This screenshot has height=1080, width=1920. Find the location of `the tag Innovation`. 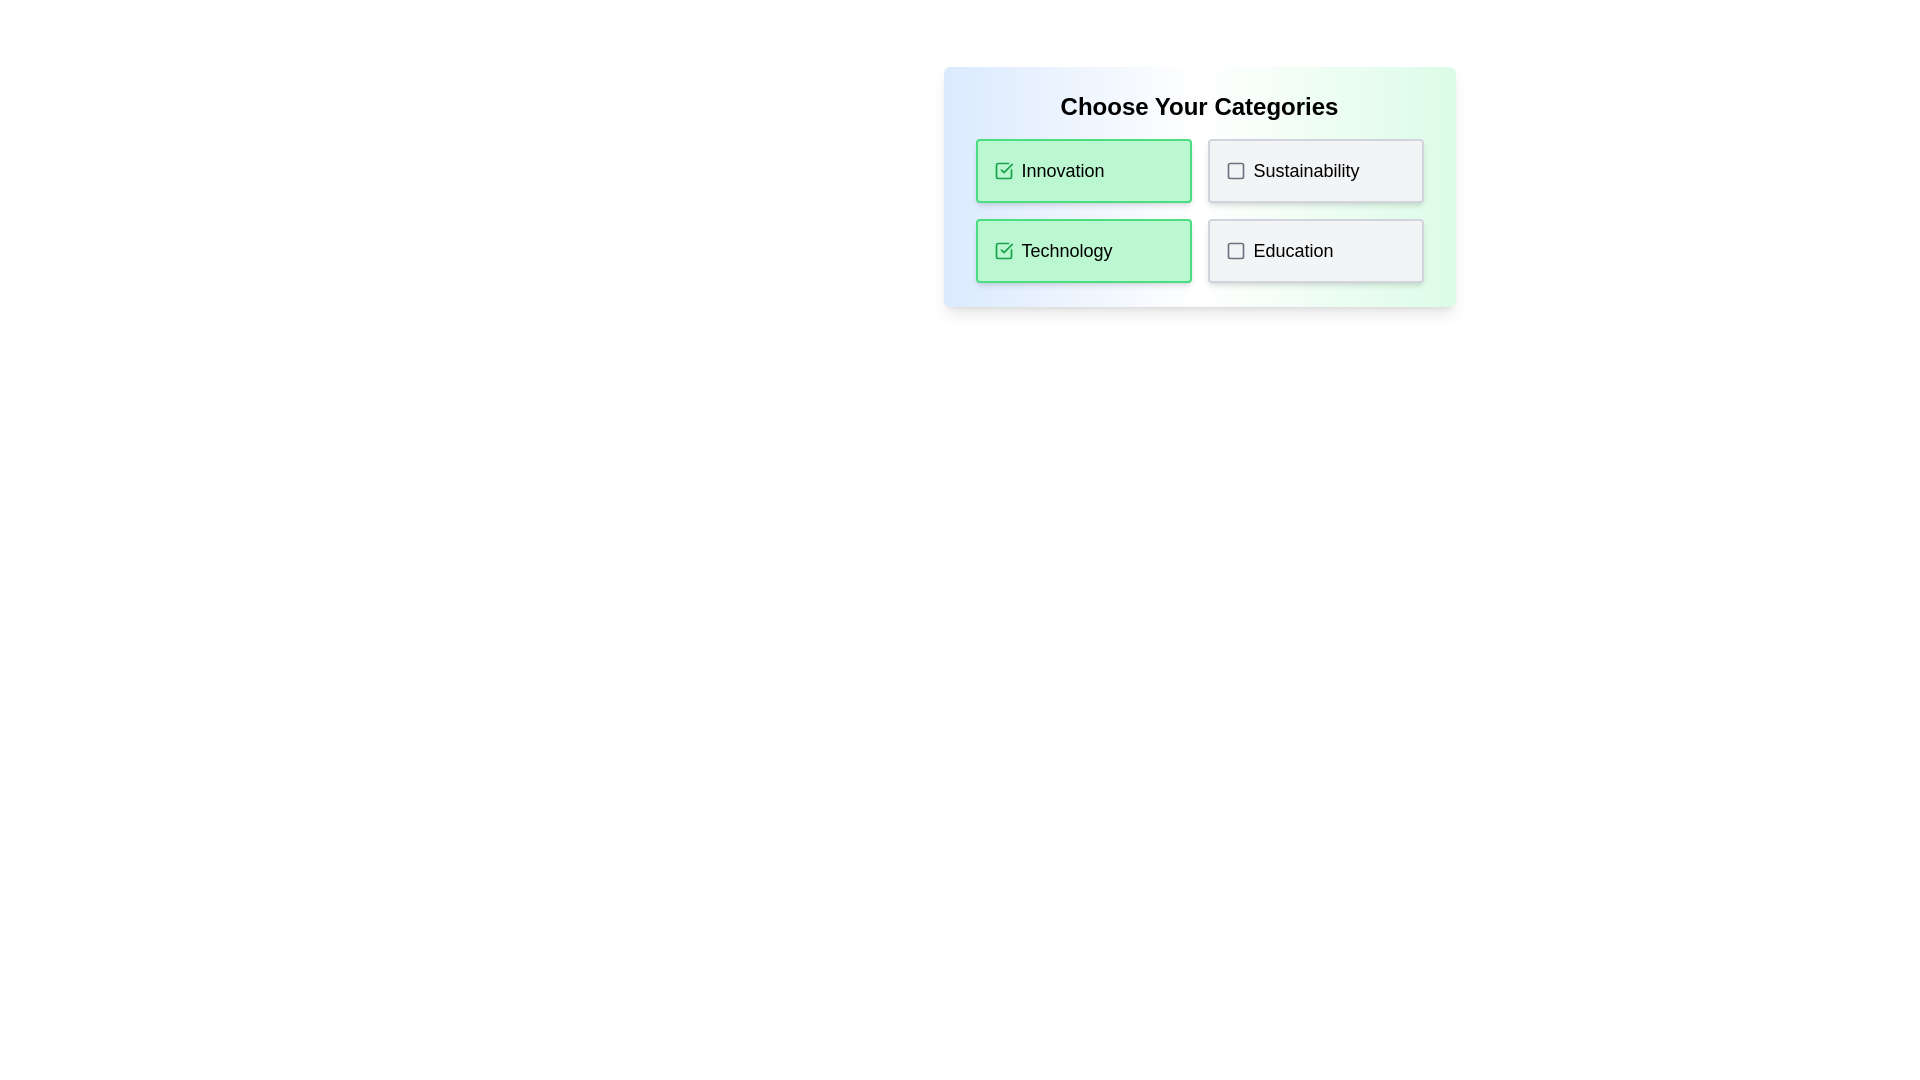

the tag Innovation is located at coordinates (1082, 169).